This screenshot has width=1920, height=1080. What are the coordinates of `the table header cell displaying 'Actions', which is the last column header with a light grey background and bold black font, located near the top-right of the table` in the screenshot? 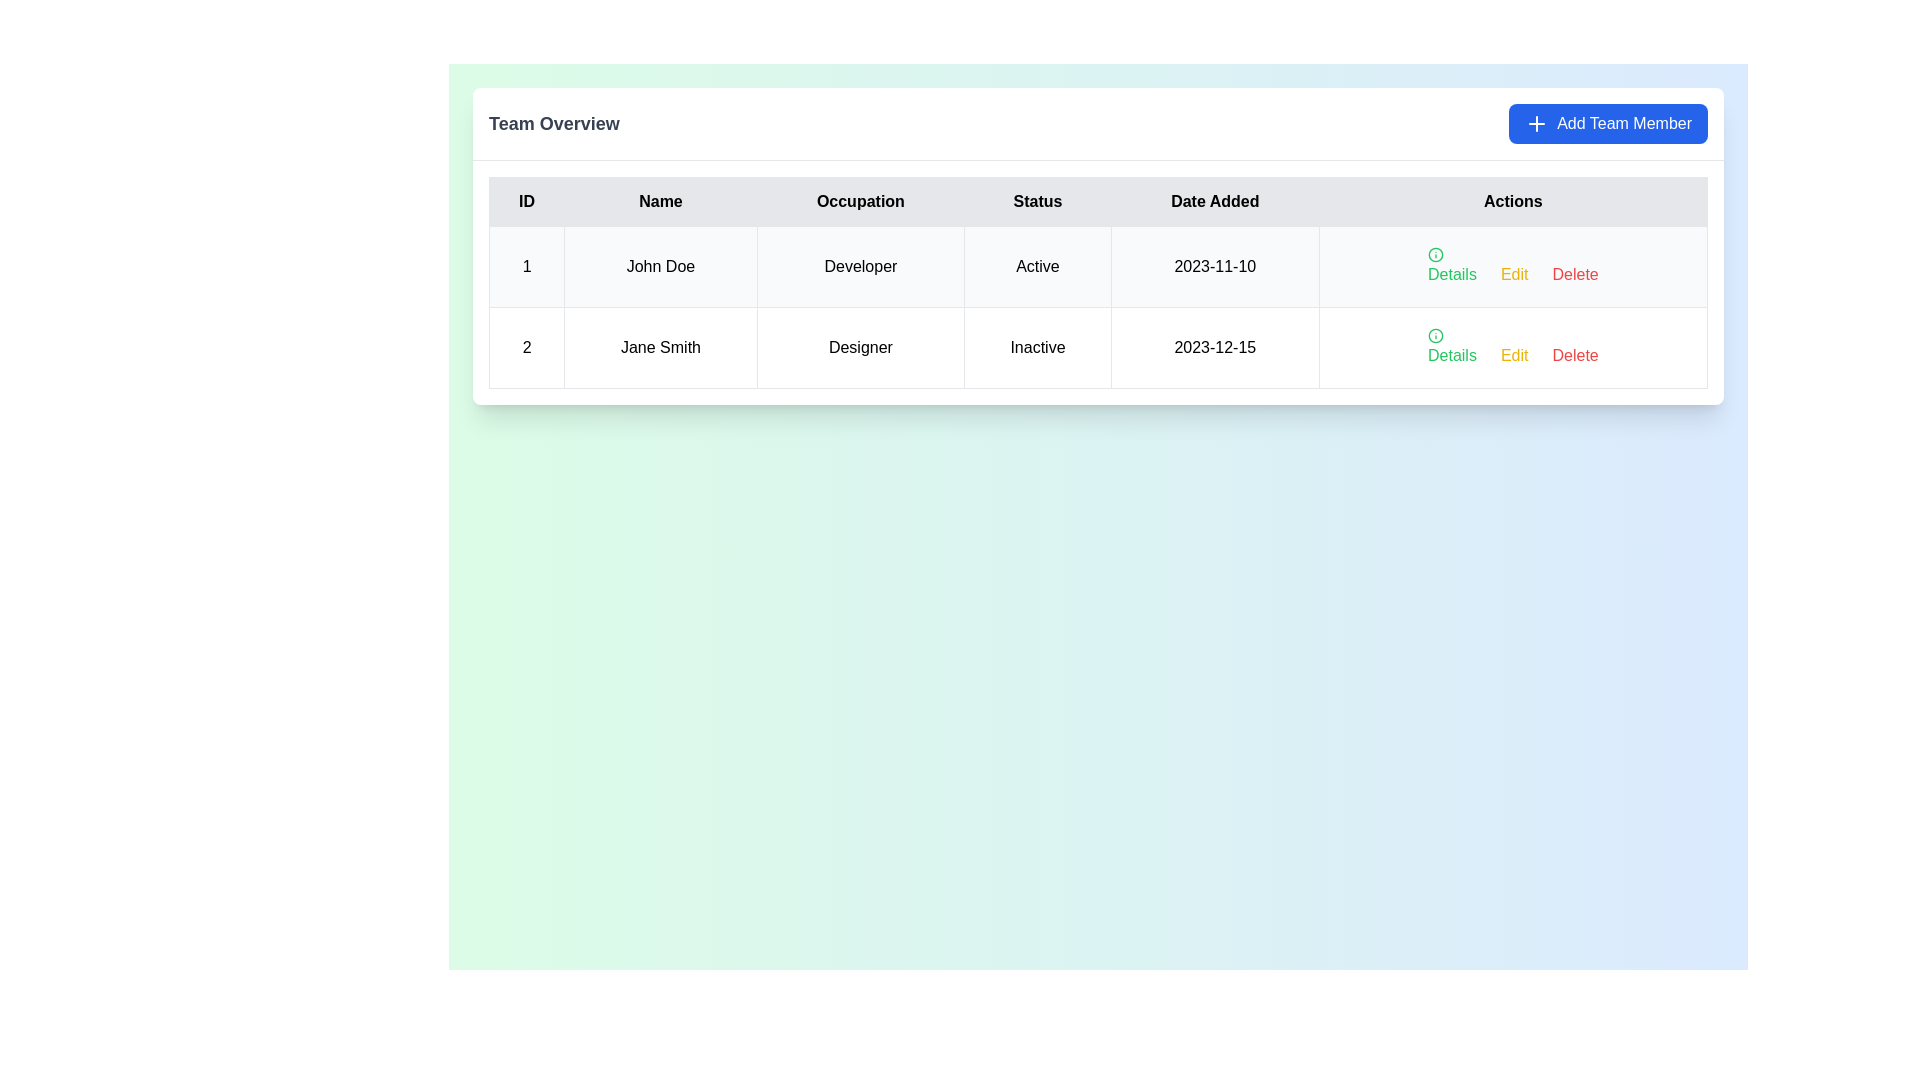 It's located at (1513, 201).